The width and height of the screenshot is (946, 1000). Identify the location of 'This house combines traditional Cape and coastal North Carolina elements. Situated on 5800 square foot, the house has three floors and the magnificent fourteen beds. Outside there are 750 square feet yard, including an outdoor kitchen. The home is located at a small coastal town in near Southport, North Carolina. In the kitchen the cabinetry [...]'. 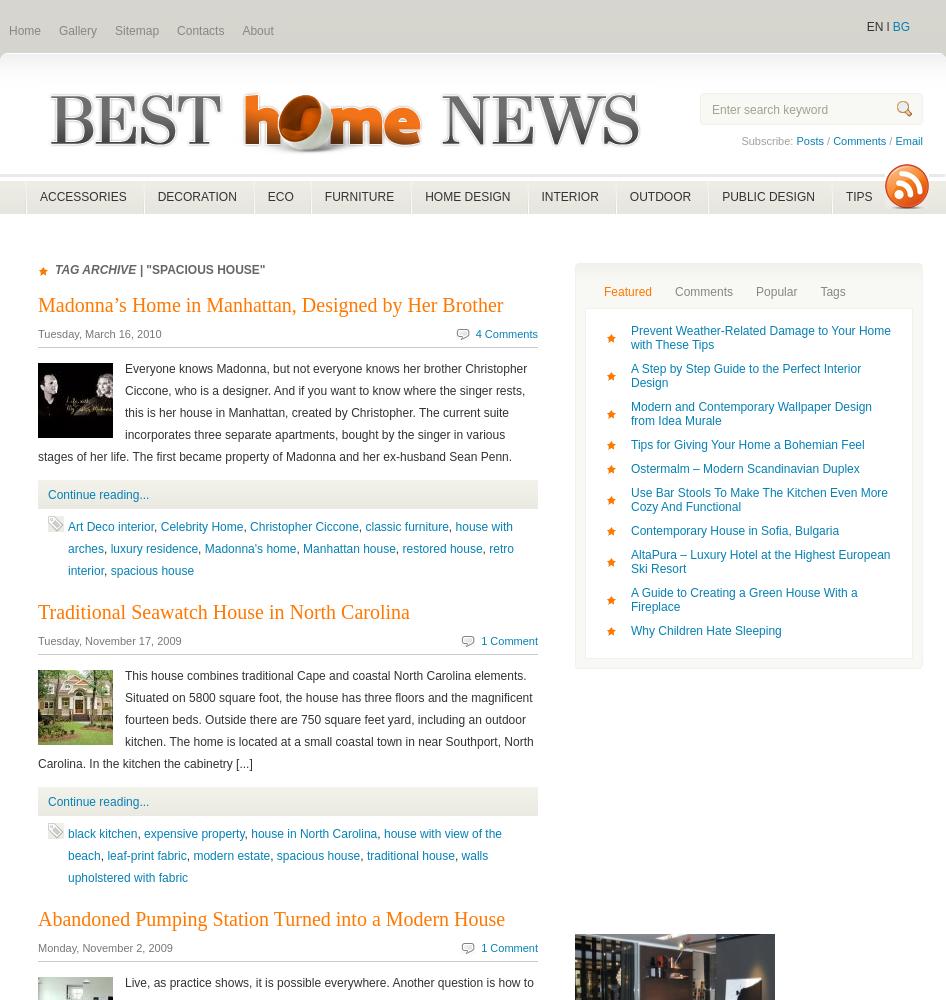
(284, 719).